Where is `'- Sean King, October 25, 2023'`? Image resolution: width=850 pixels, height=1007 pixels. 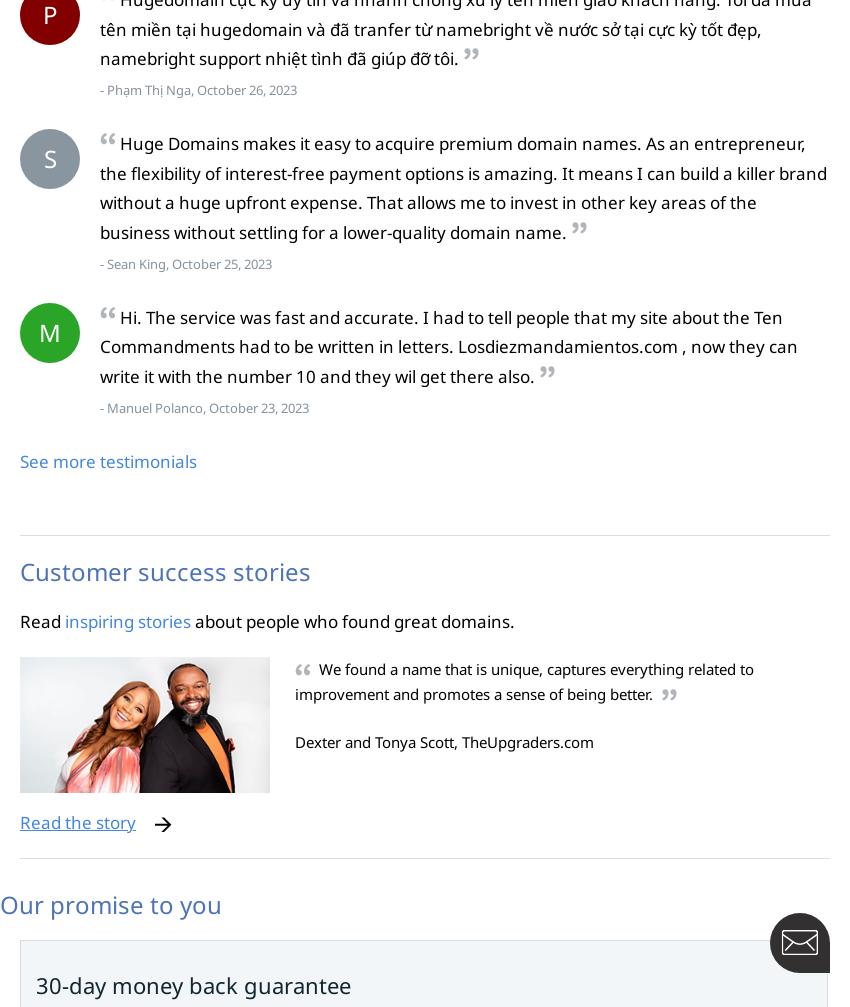 '- Sean King, October 25, 2023' is located at coordinates (184, 263).